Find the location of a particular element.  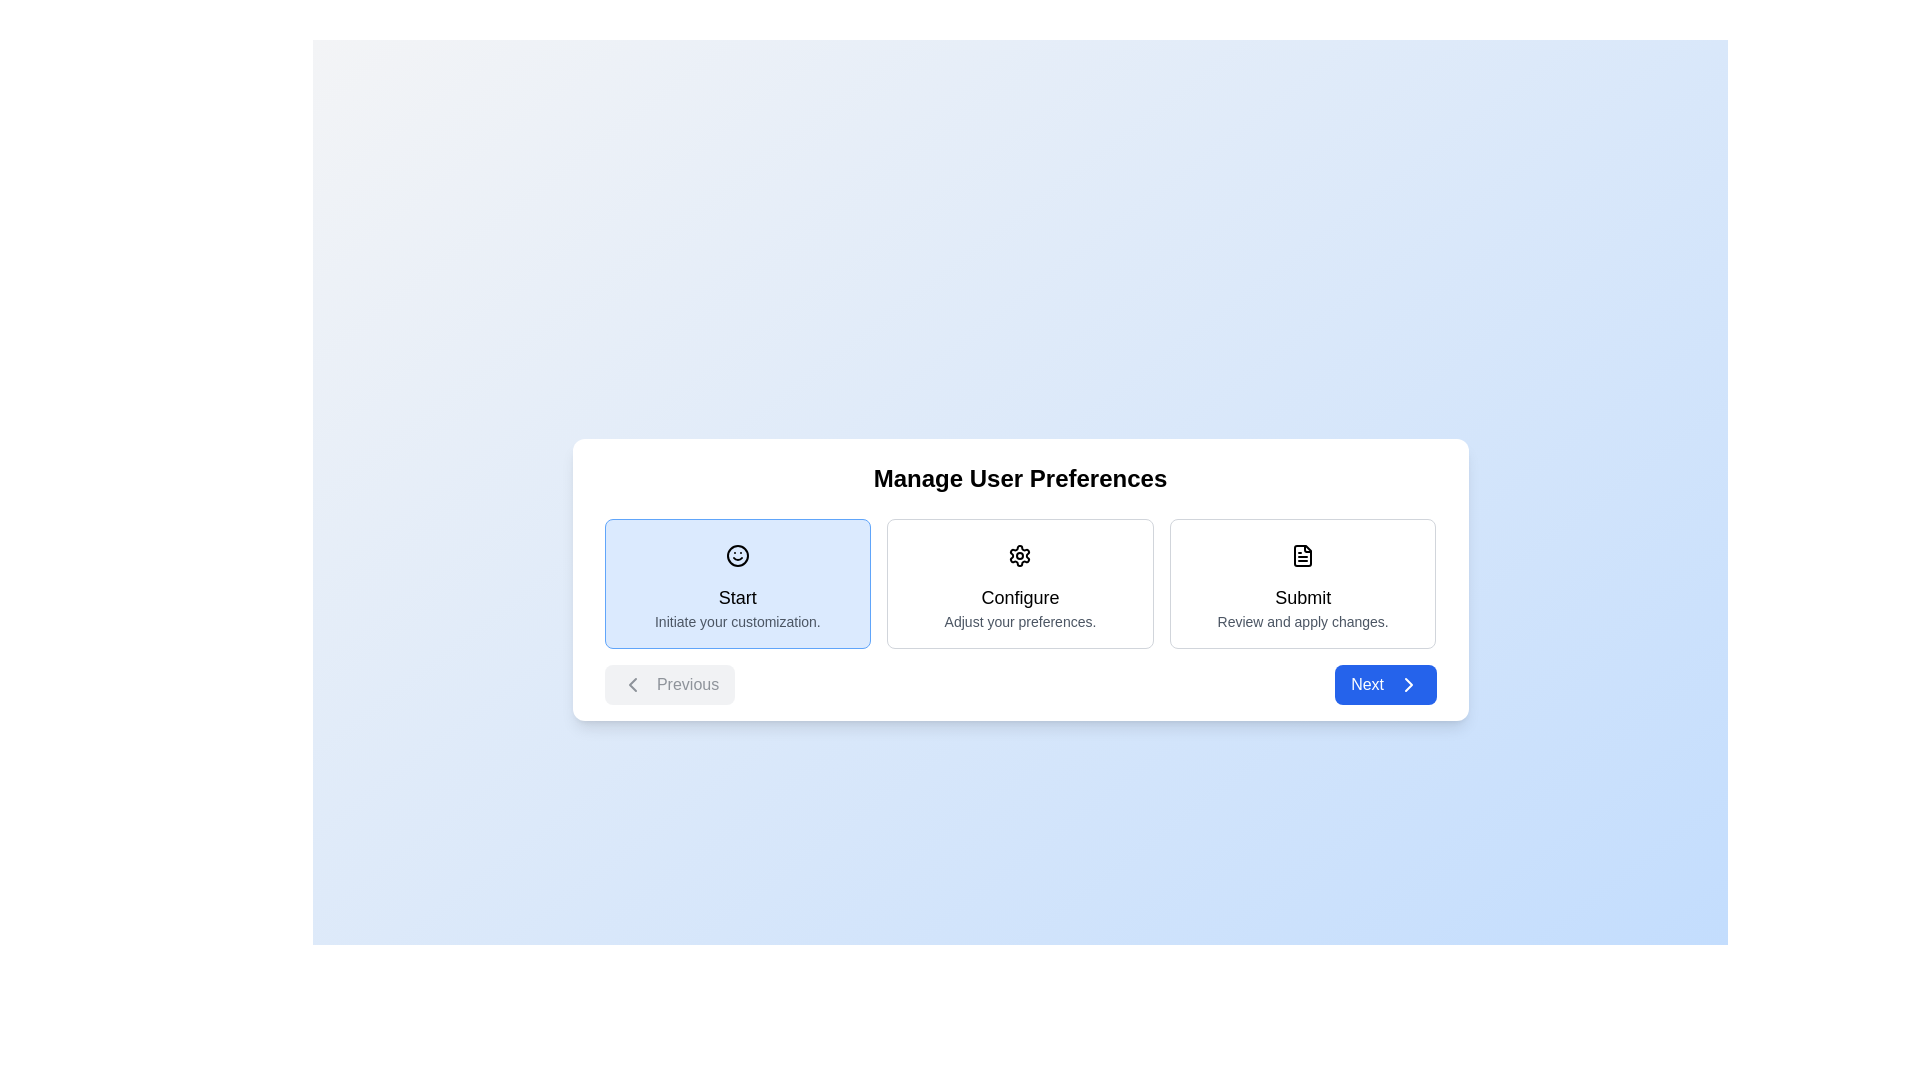

the step Submit by clicking on its card is located at coordinates (1303, 583).